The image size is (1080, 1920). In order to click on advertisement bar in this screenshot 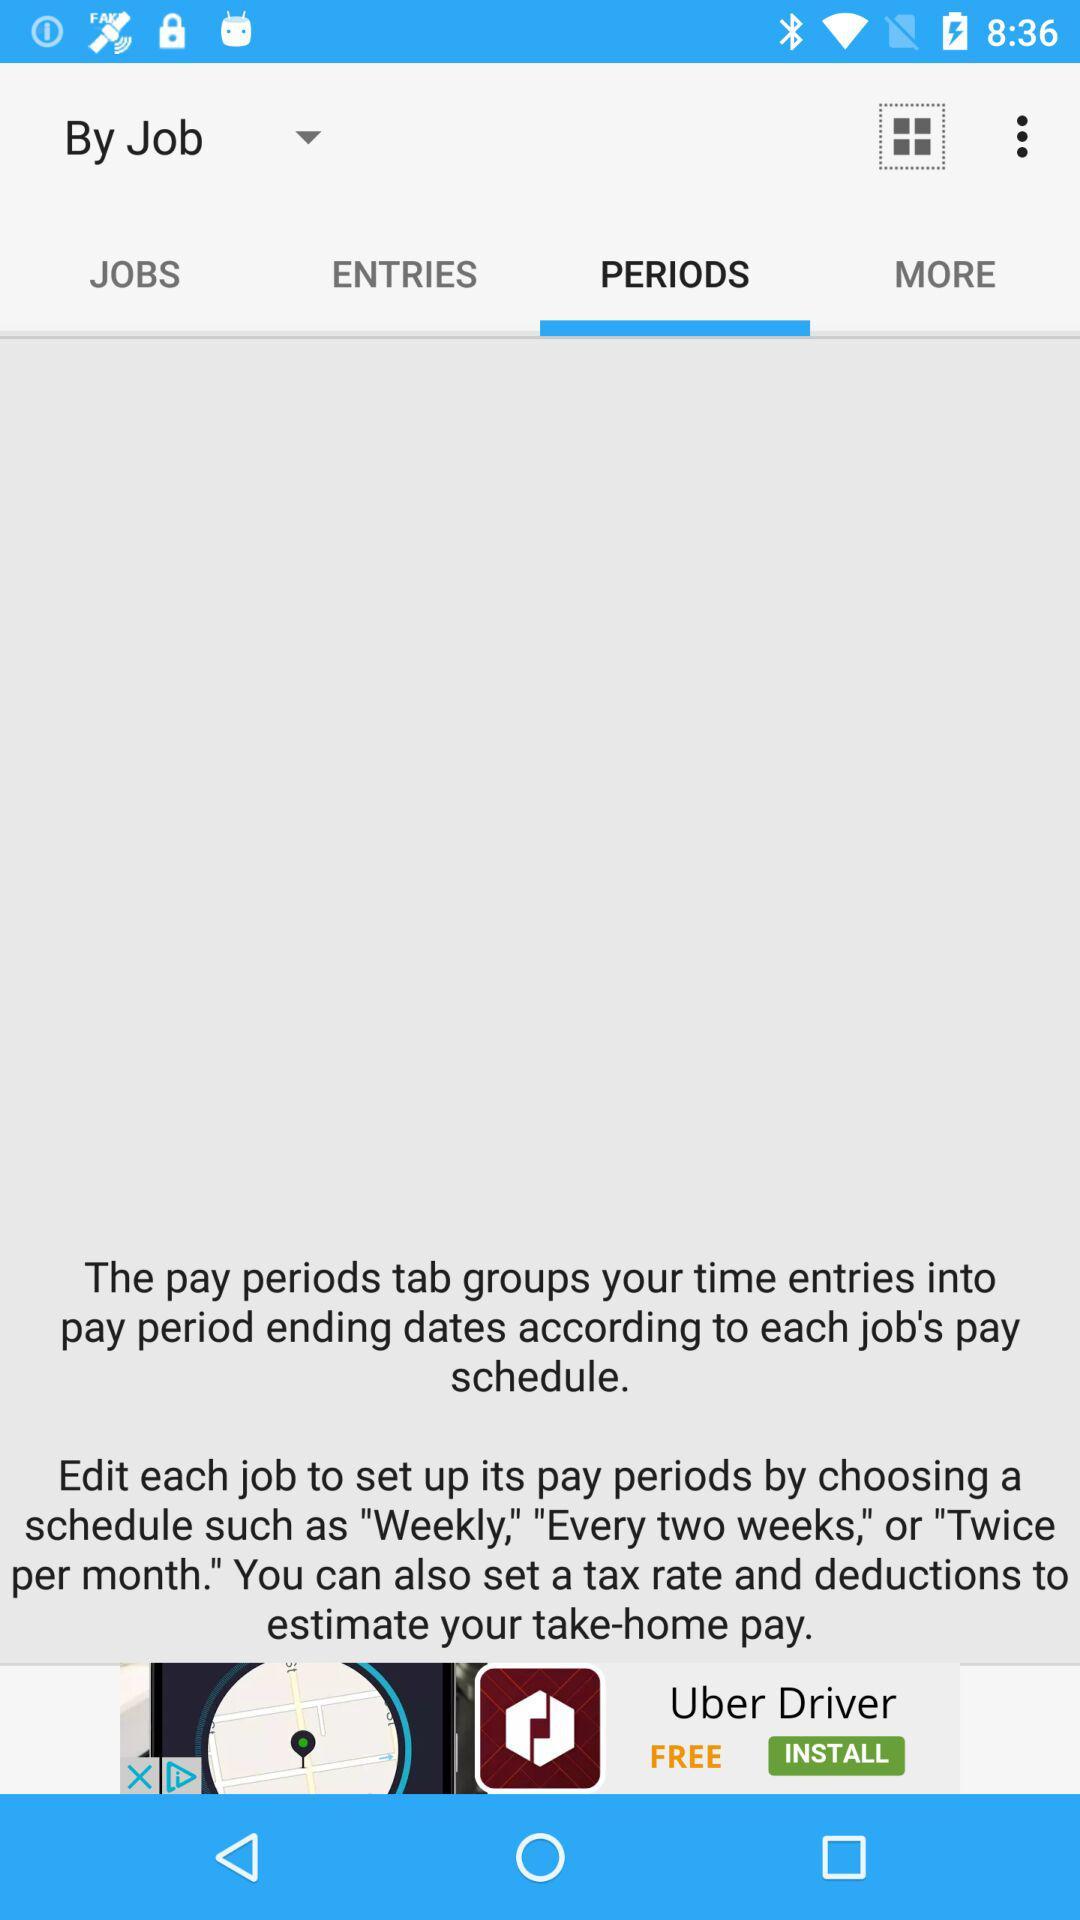, I will do `click(540, 1727)`.